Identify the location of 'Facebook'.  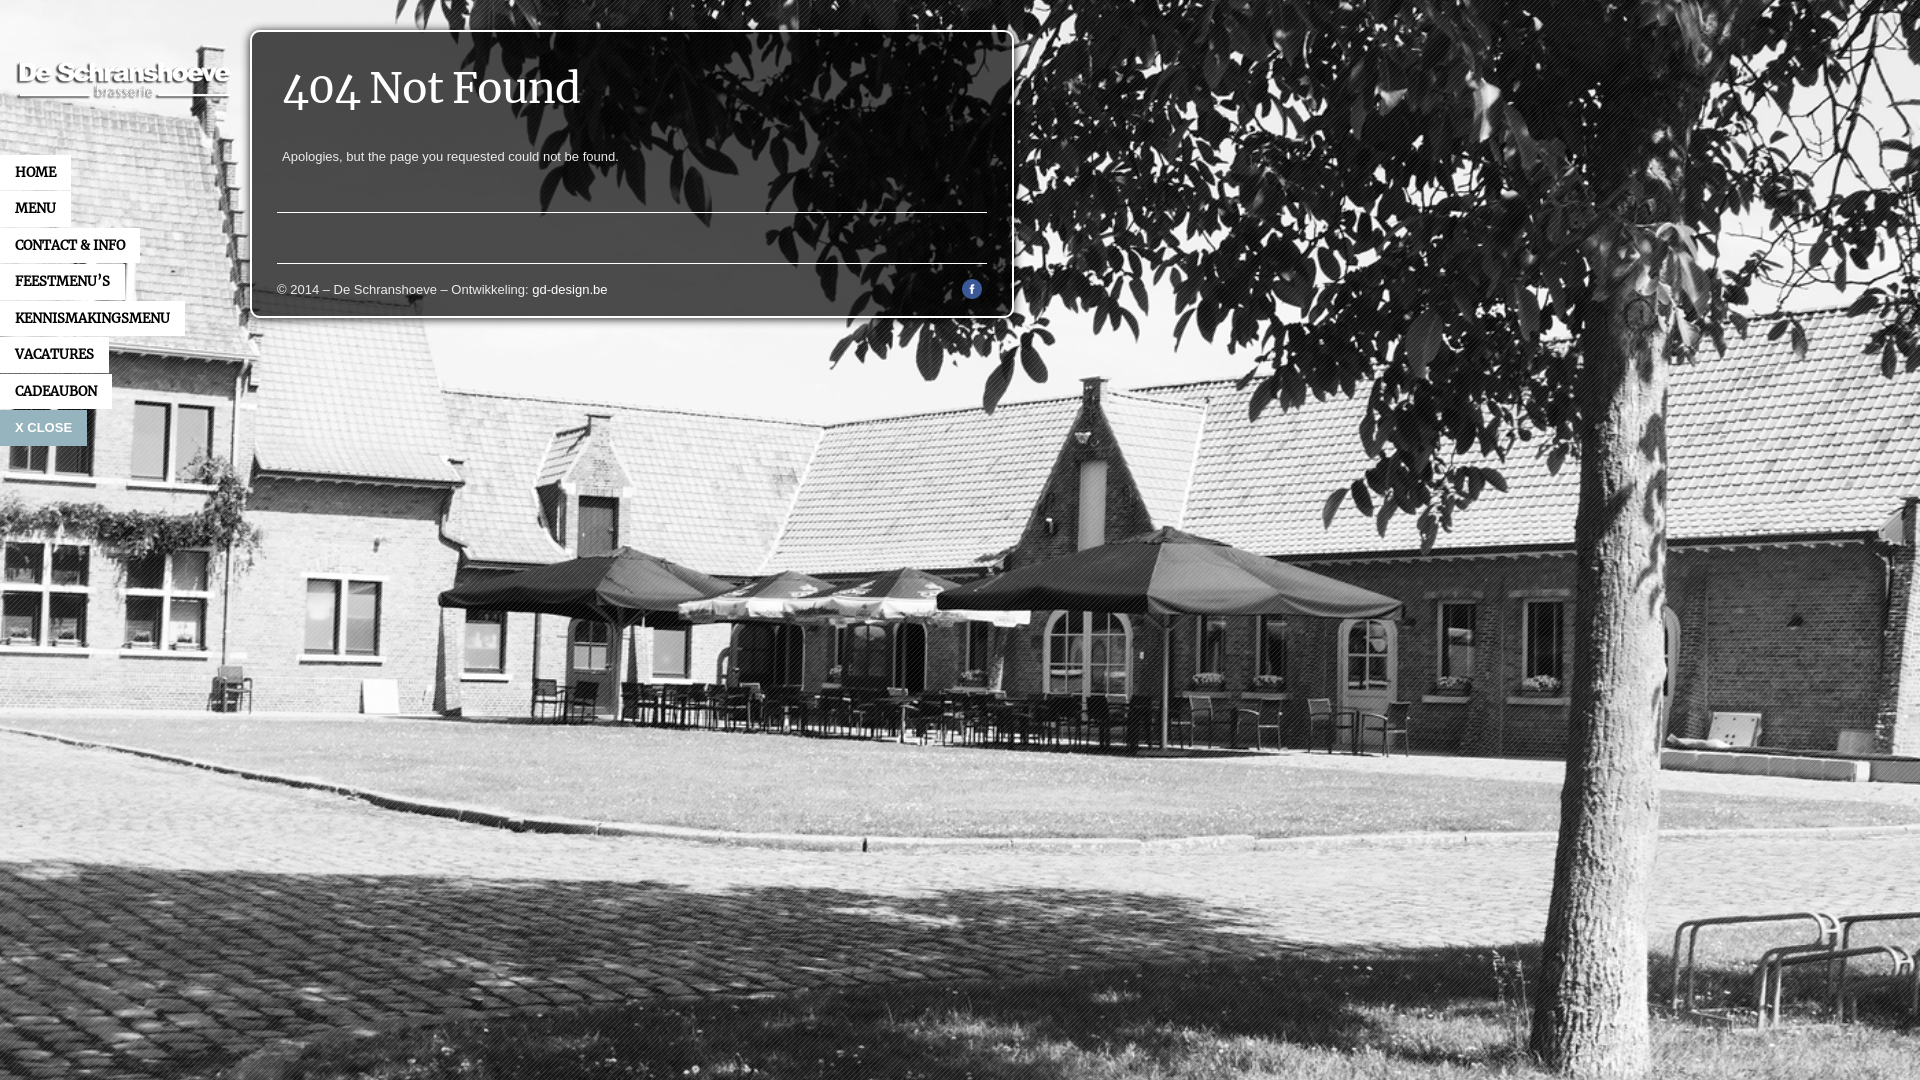
(972, 293).